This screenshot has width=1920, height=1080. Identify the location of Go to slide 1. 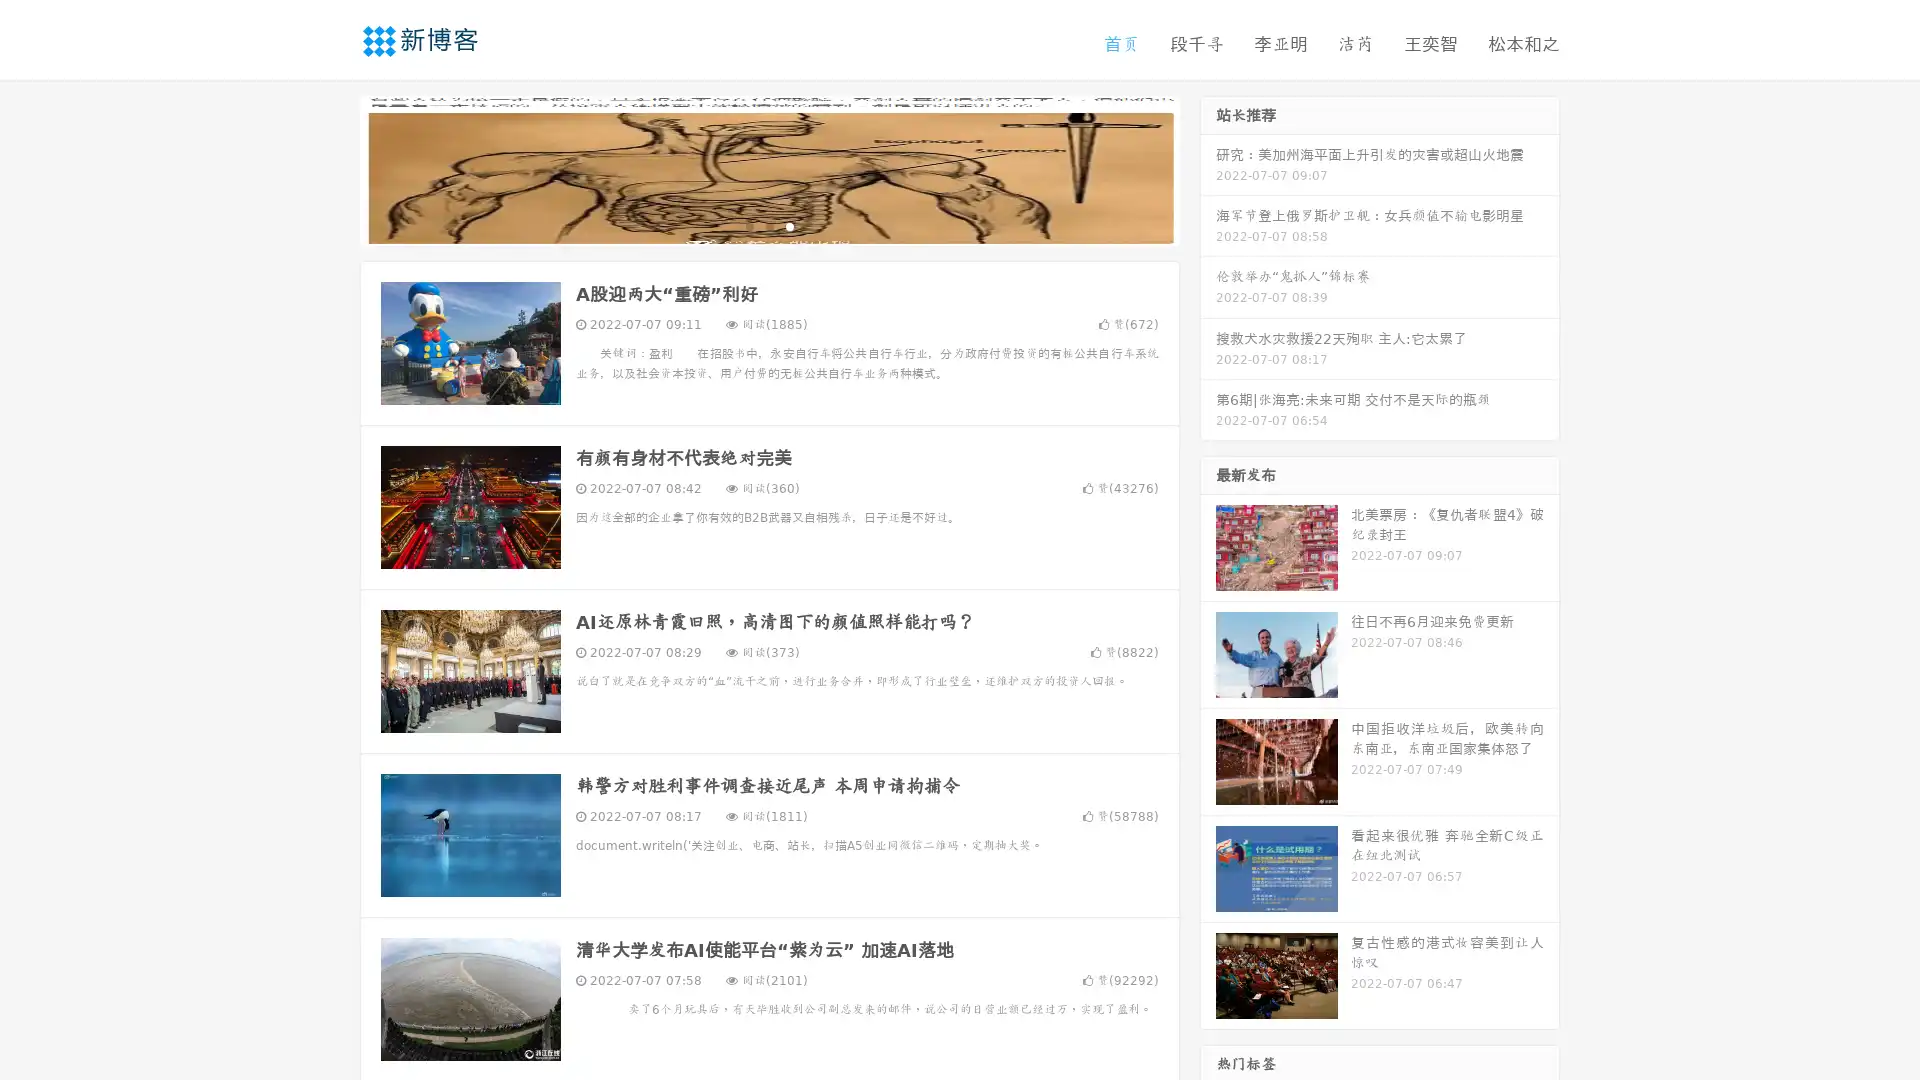
(748, 225).